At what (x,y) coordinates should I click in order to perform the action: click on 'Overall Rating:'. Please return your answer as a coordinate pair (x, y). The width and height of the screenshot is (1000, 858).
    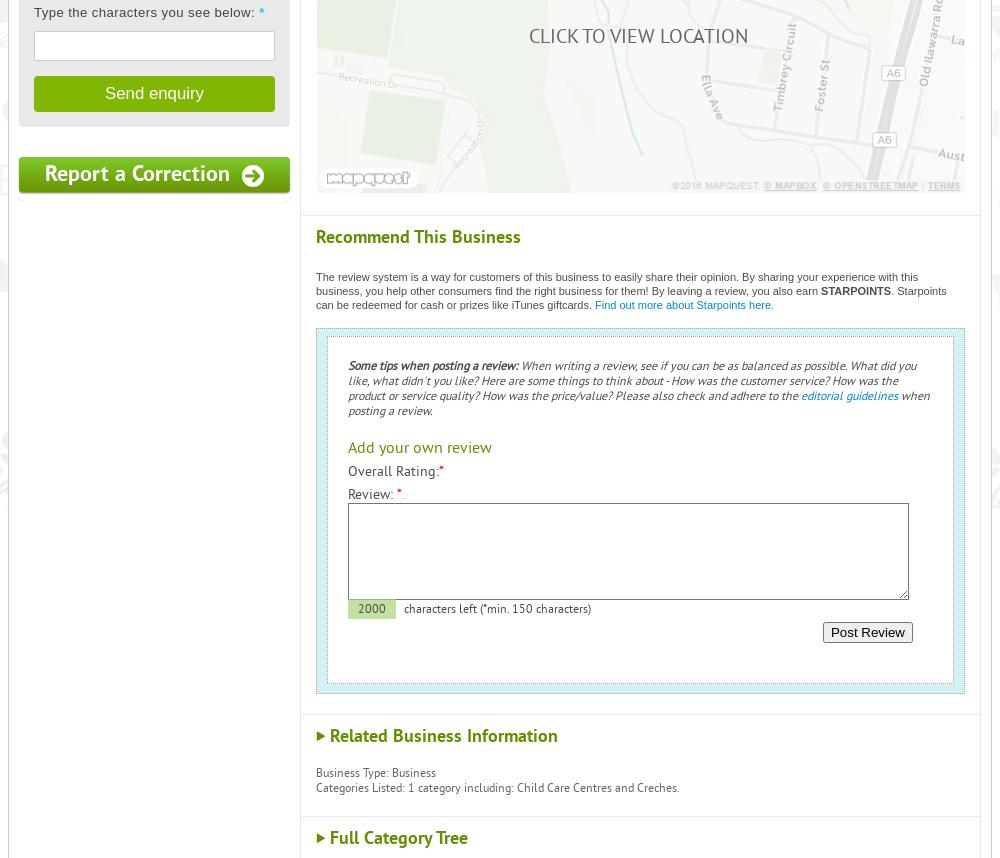
    Looking at the image, I should click on (347, 471).